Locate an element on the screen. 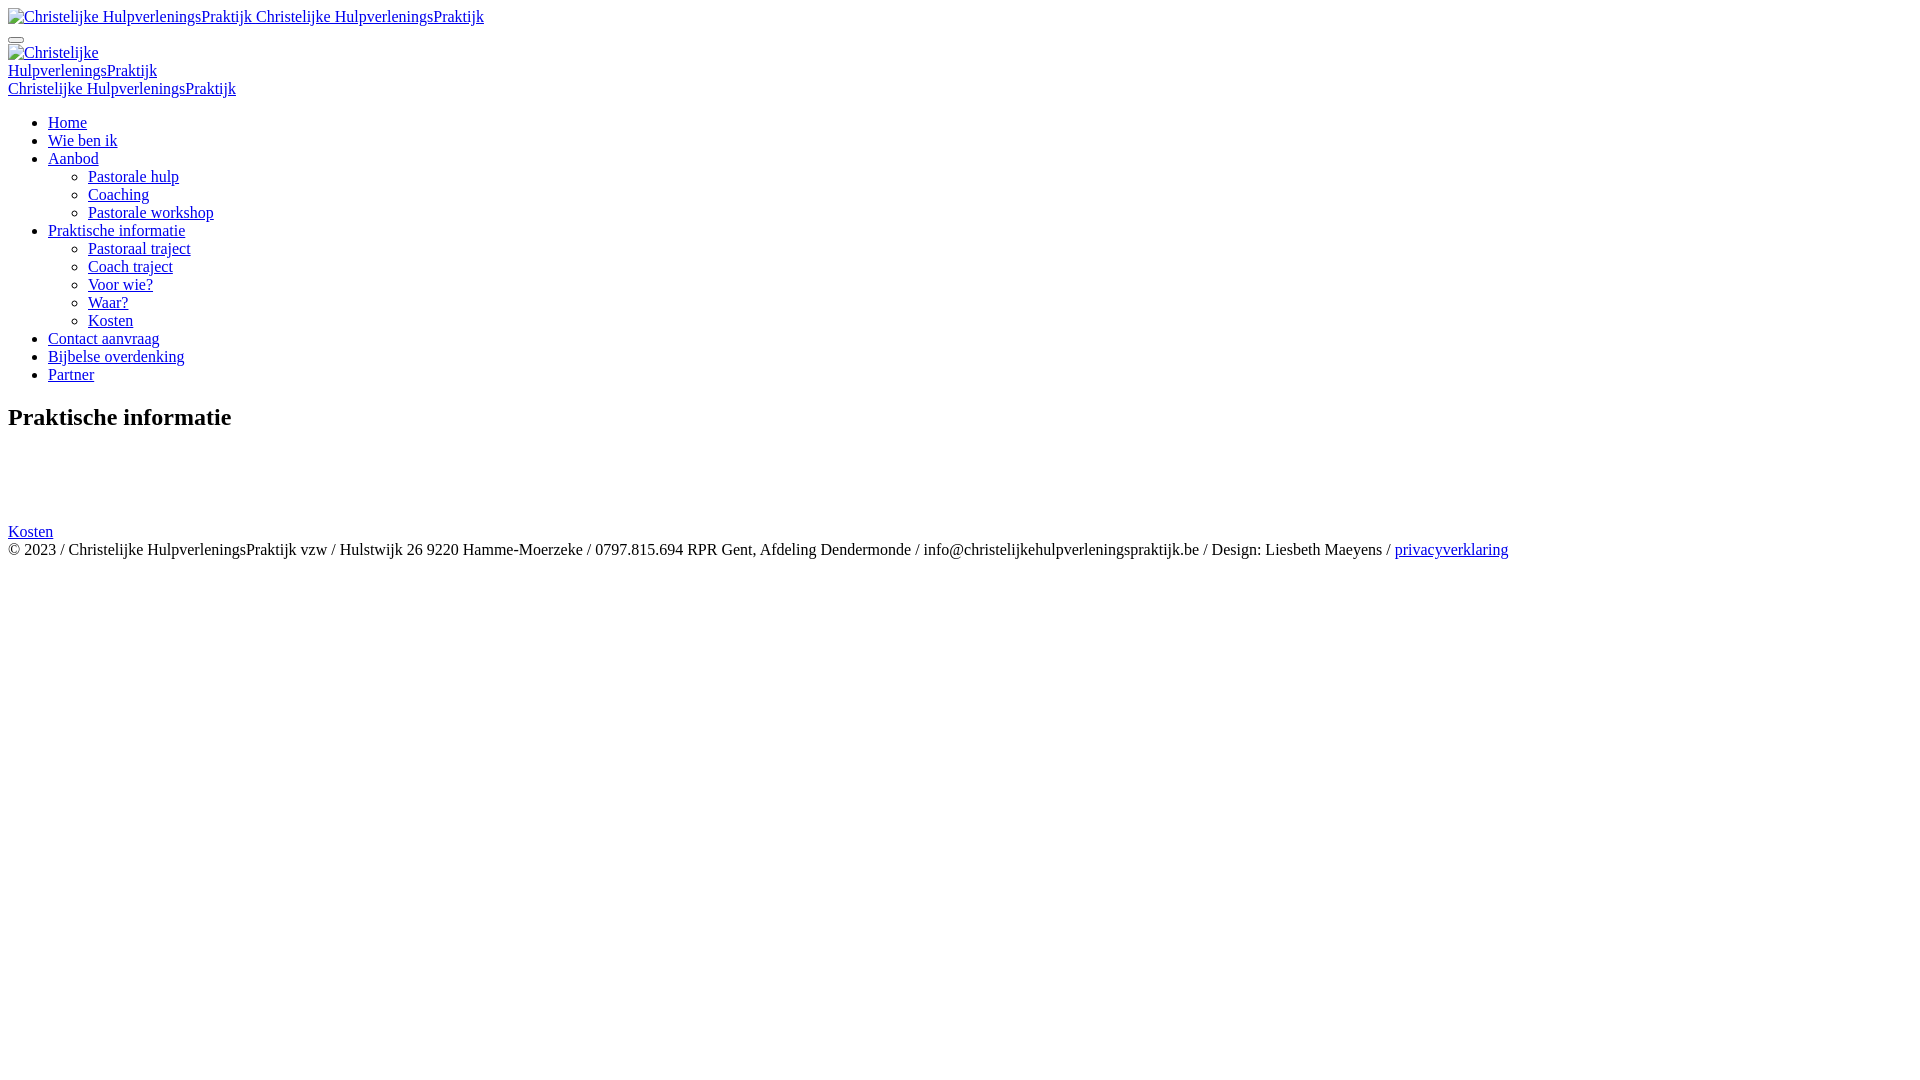 This screenshot has height=1080, width=1920. 'Christelijke HulpverleningsPraktijk' is located at coordinates (120, 87).